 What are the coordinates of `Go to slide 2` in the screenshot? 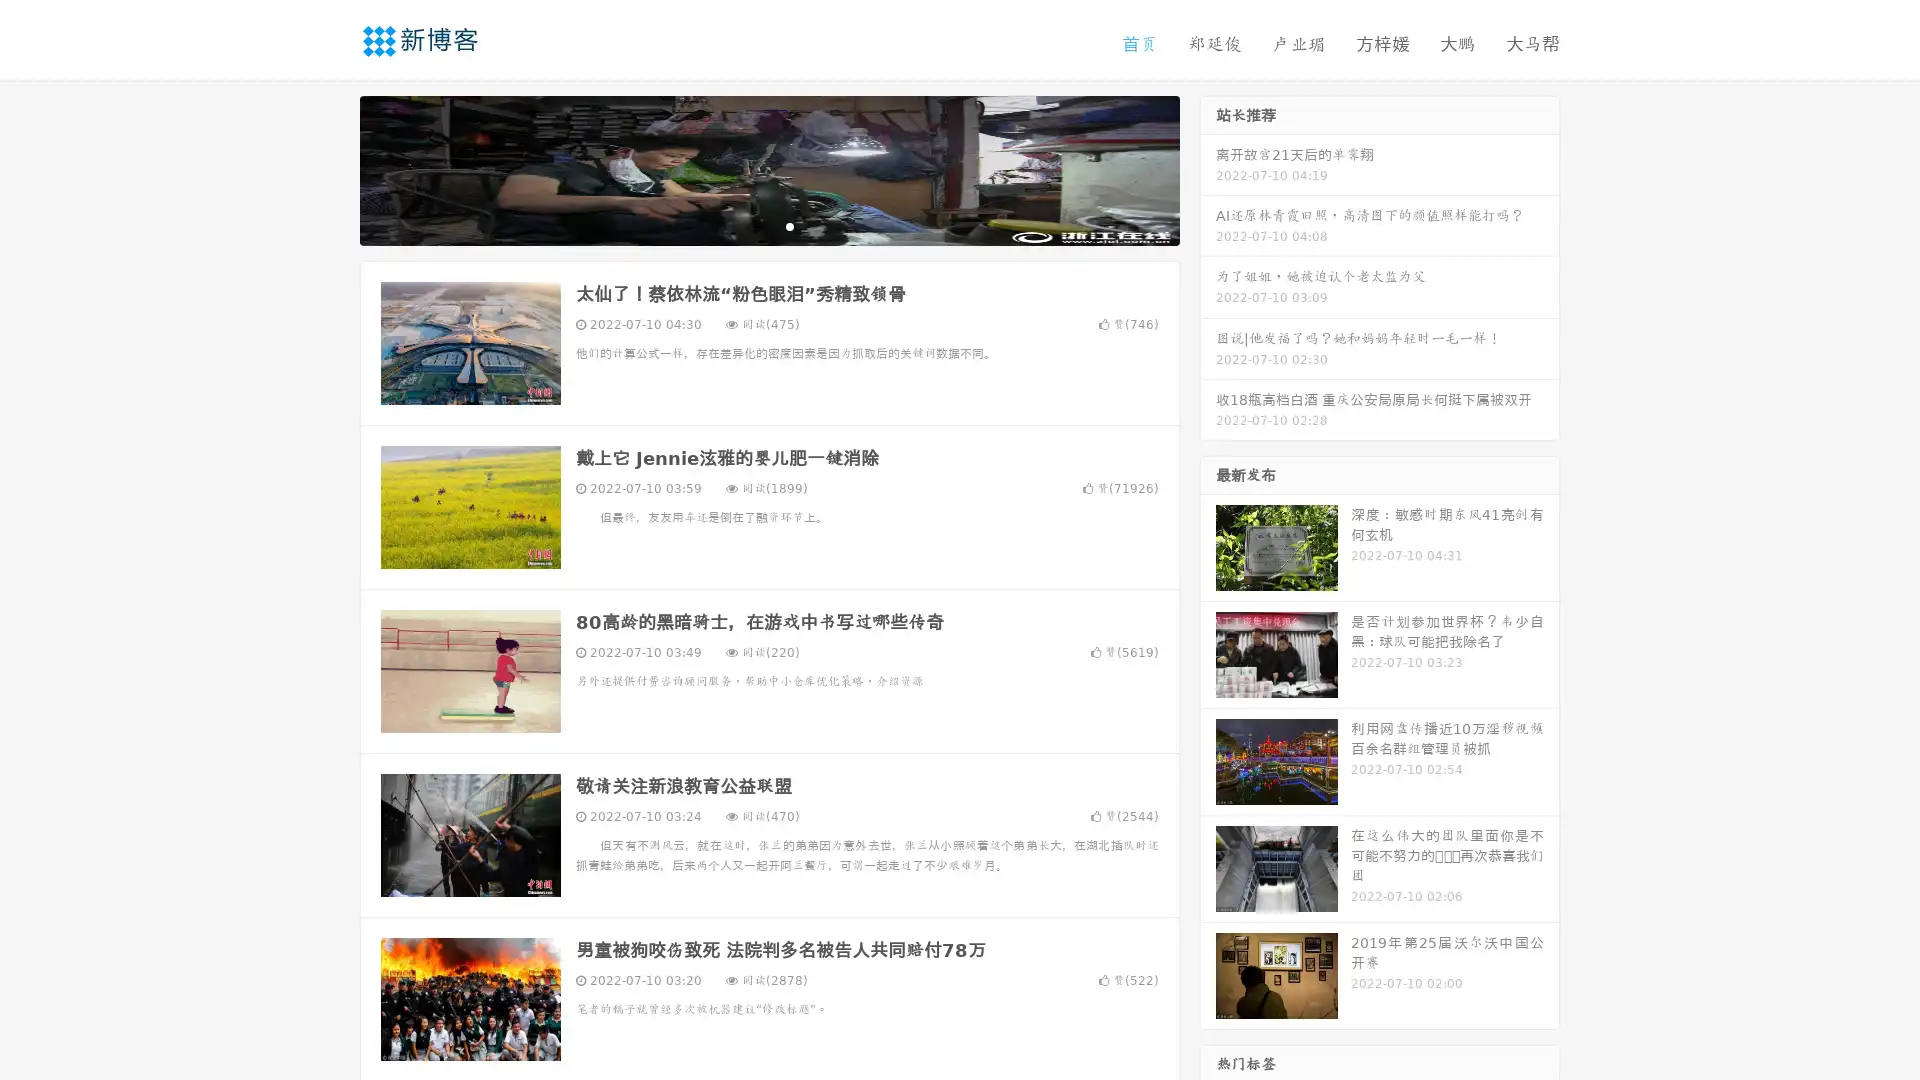 It's located at (768, 225).